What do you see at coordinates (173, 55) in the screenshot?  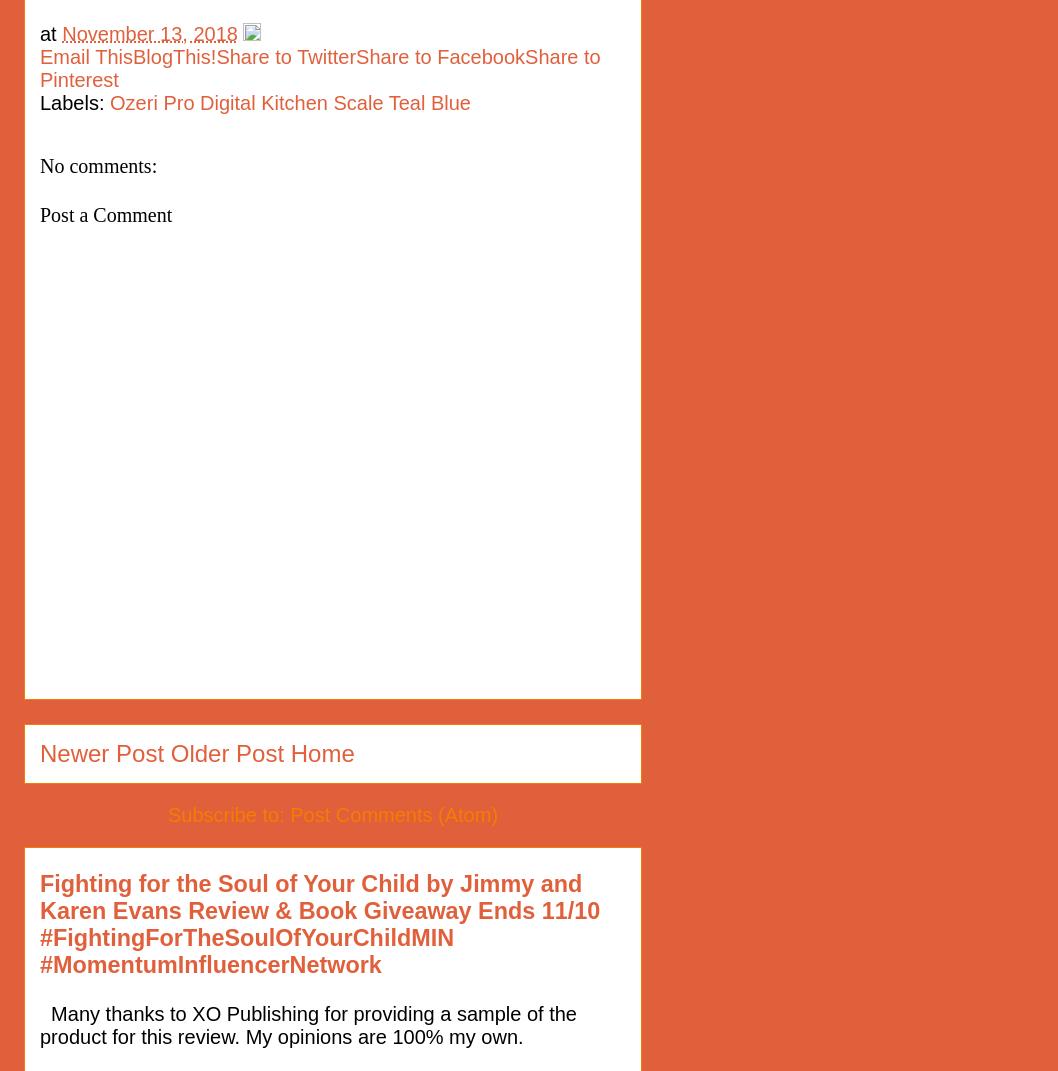 I see `'BlogThis!'` at bounding box center [173, 55].